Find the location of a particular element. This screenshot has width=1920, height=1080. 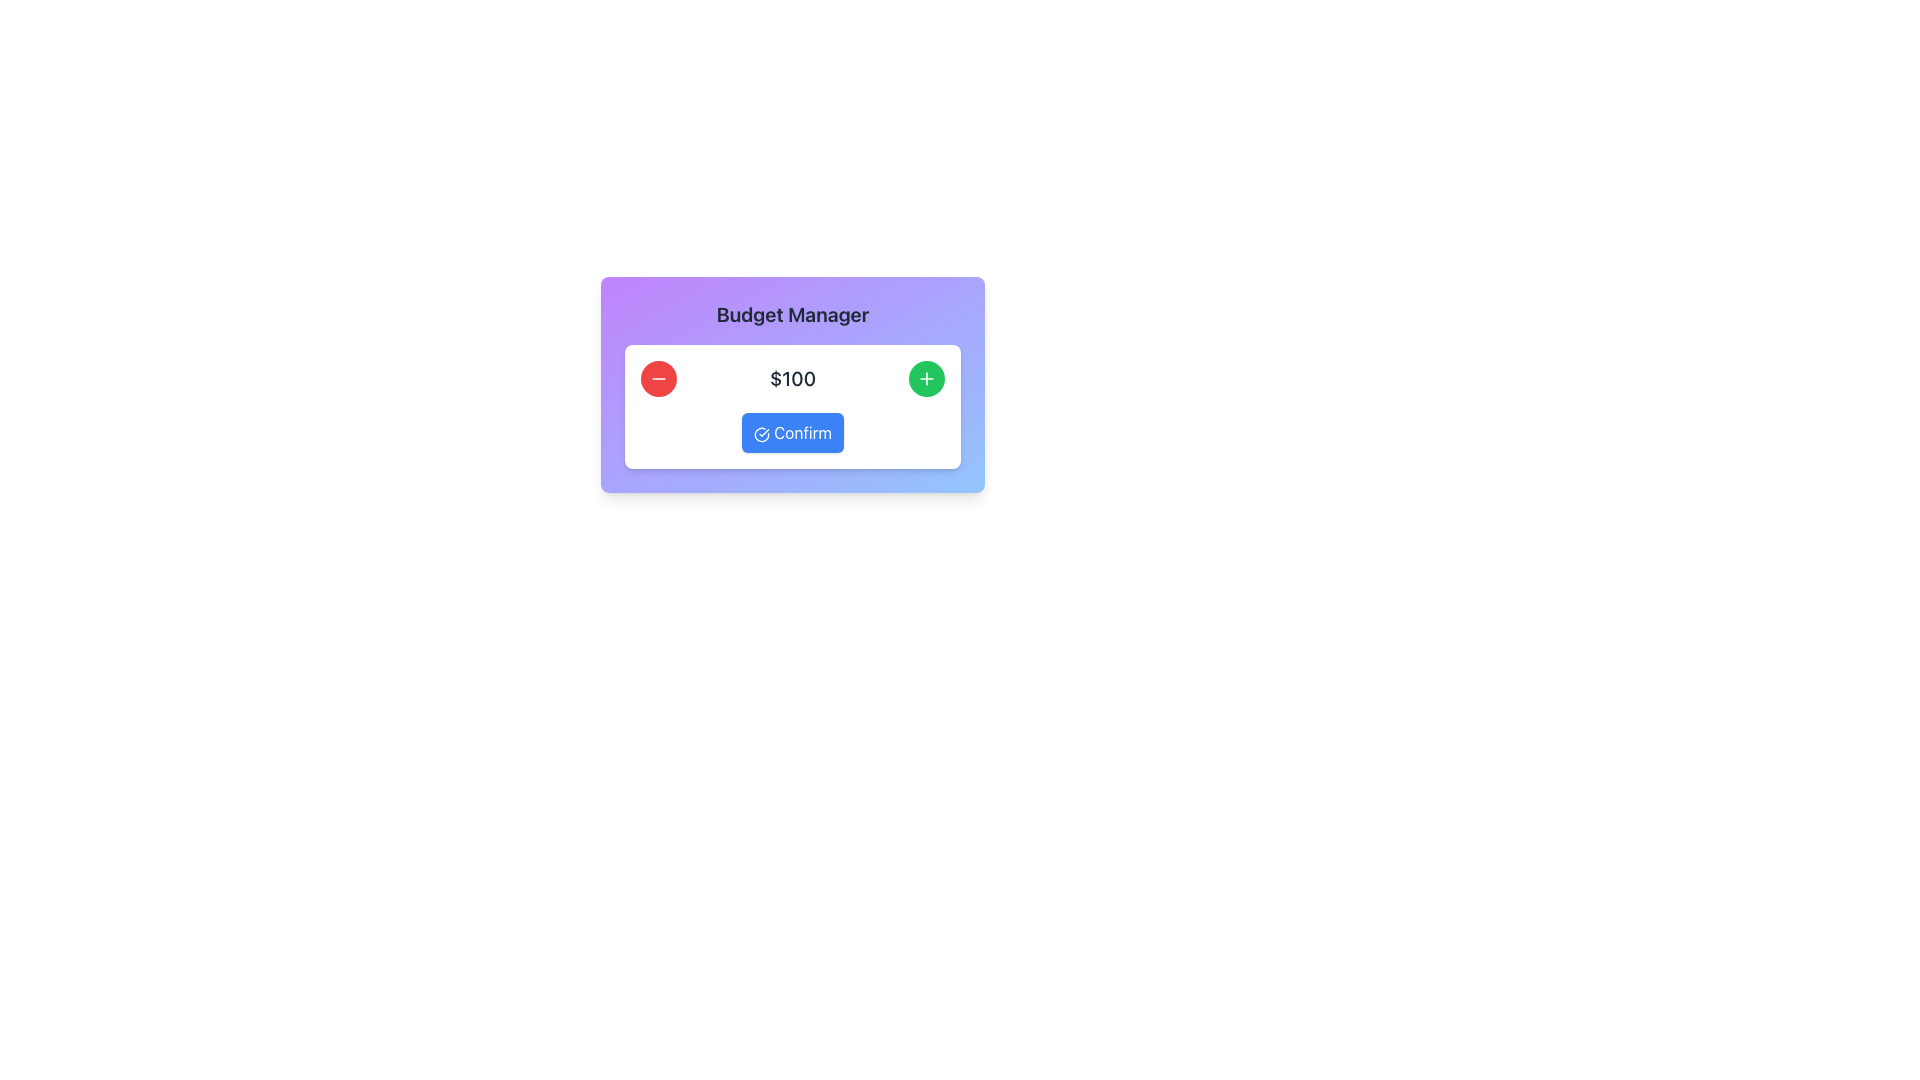

the confirmation icon located at the bottom-center of the 'Confirm' button is located at coordinates (760, 433).